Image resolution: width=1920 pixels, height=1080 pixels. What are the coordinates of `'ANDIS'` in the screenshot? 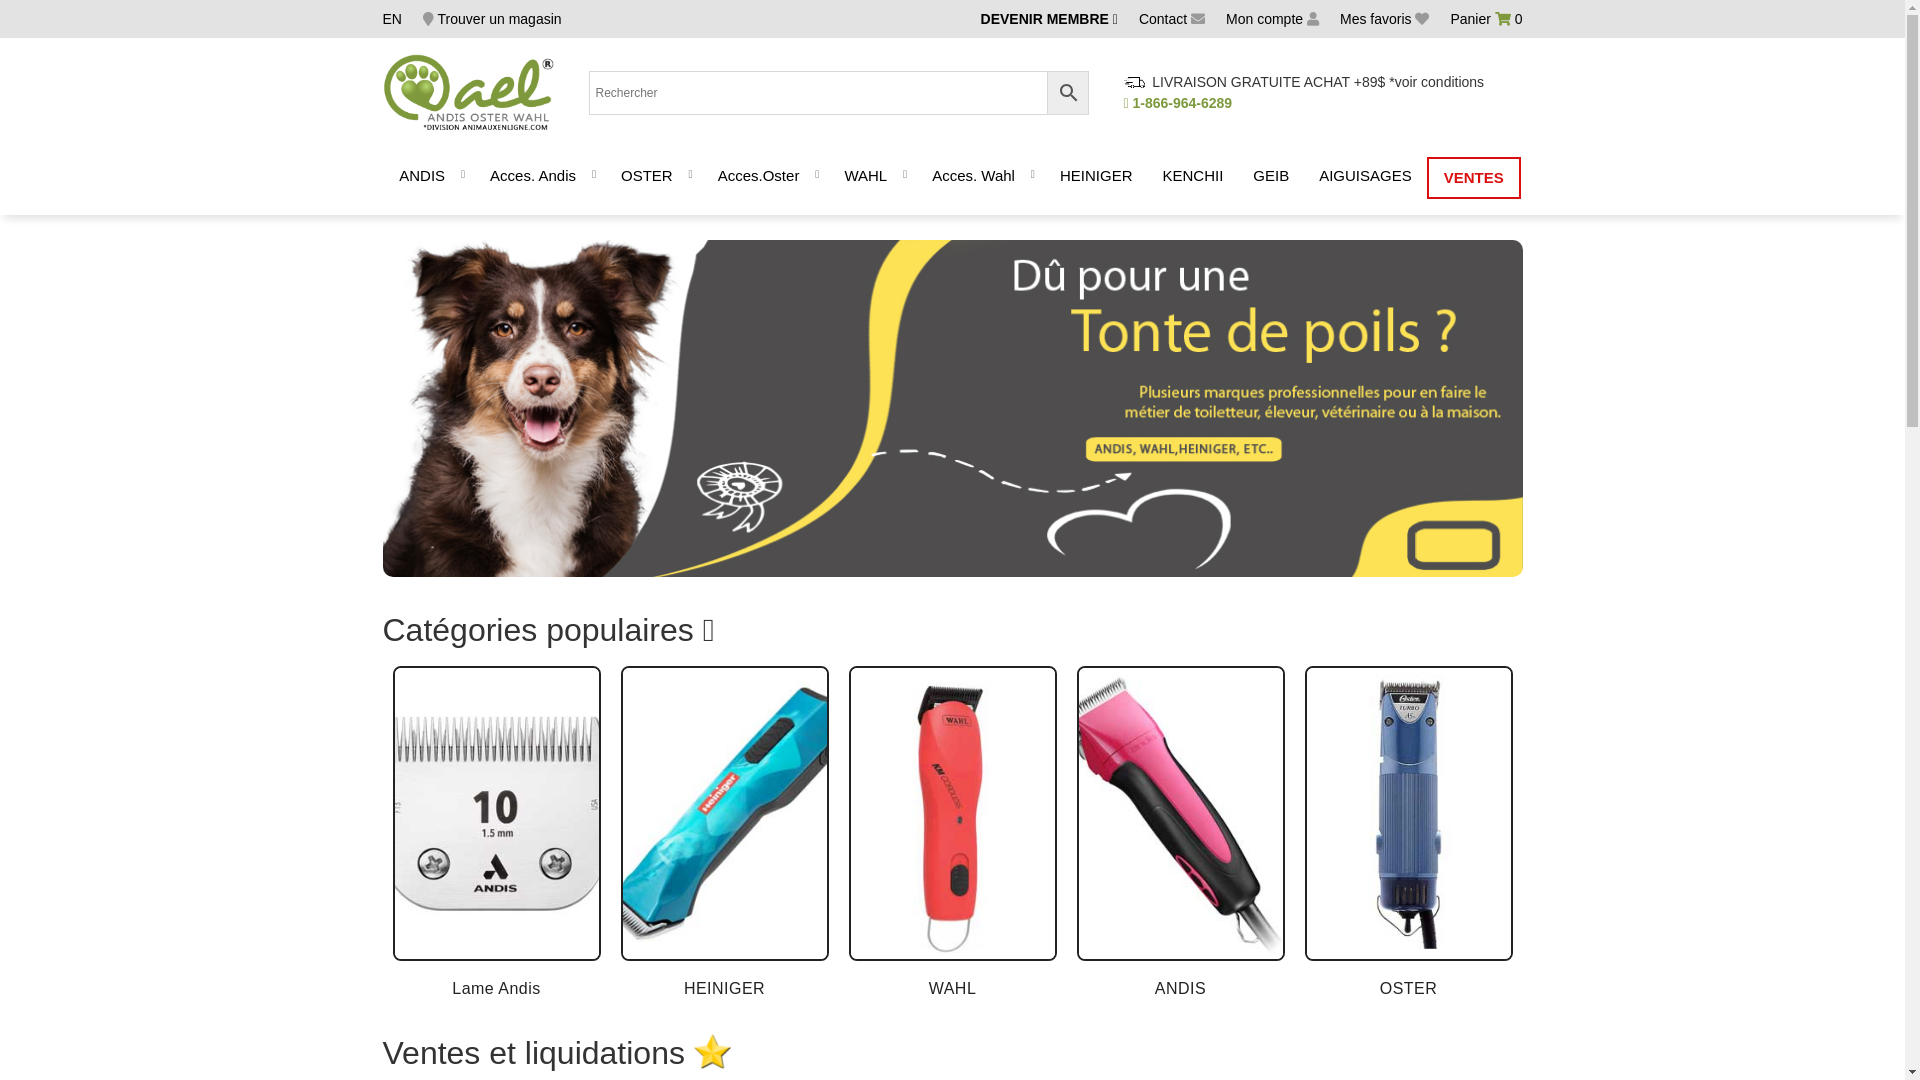 It's located at (421, 176).